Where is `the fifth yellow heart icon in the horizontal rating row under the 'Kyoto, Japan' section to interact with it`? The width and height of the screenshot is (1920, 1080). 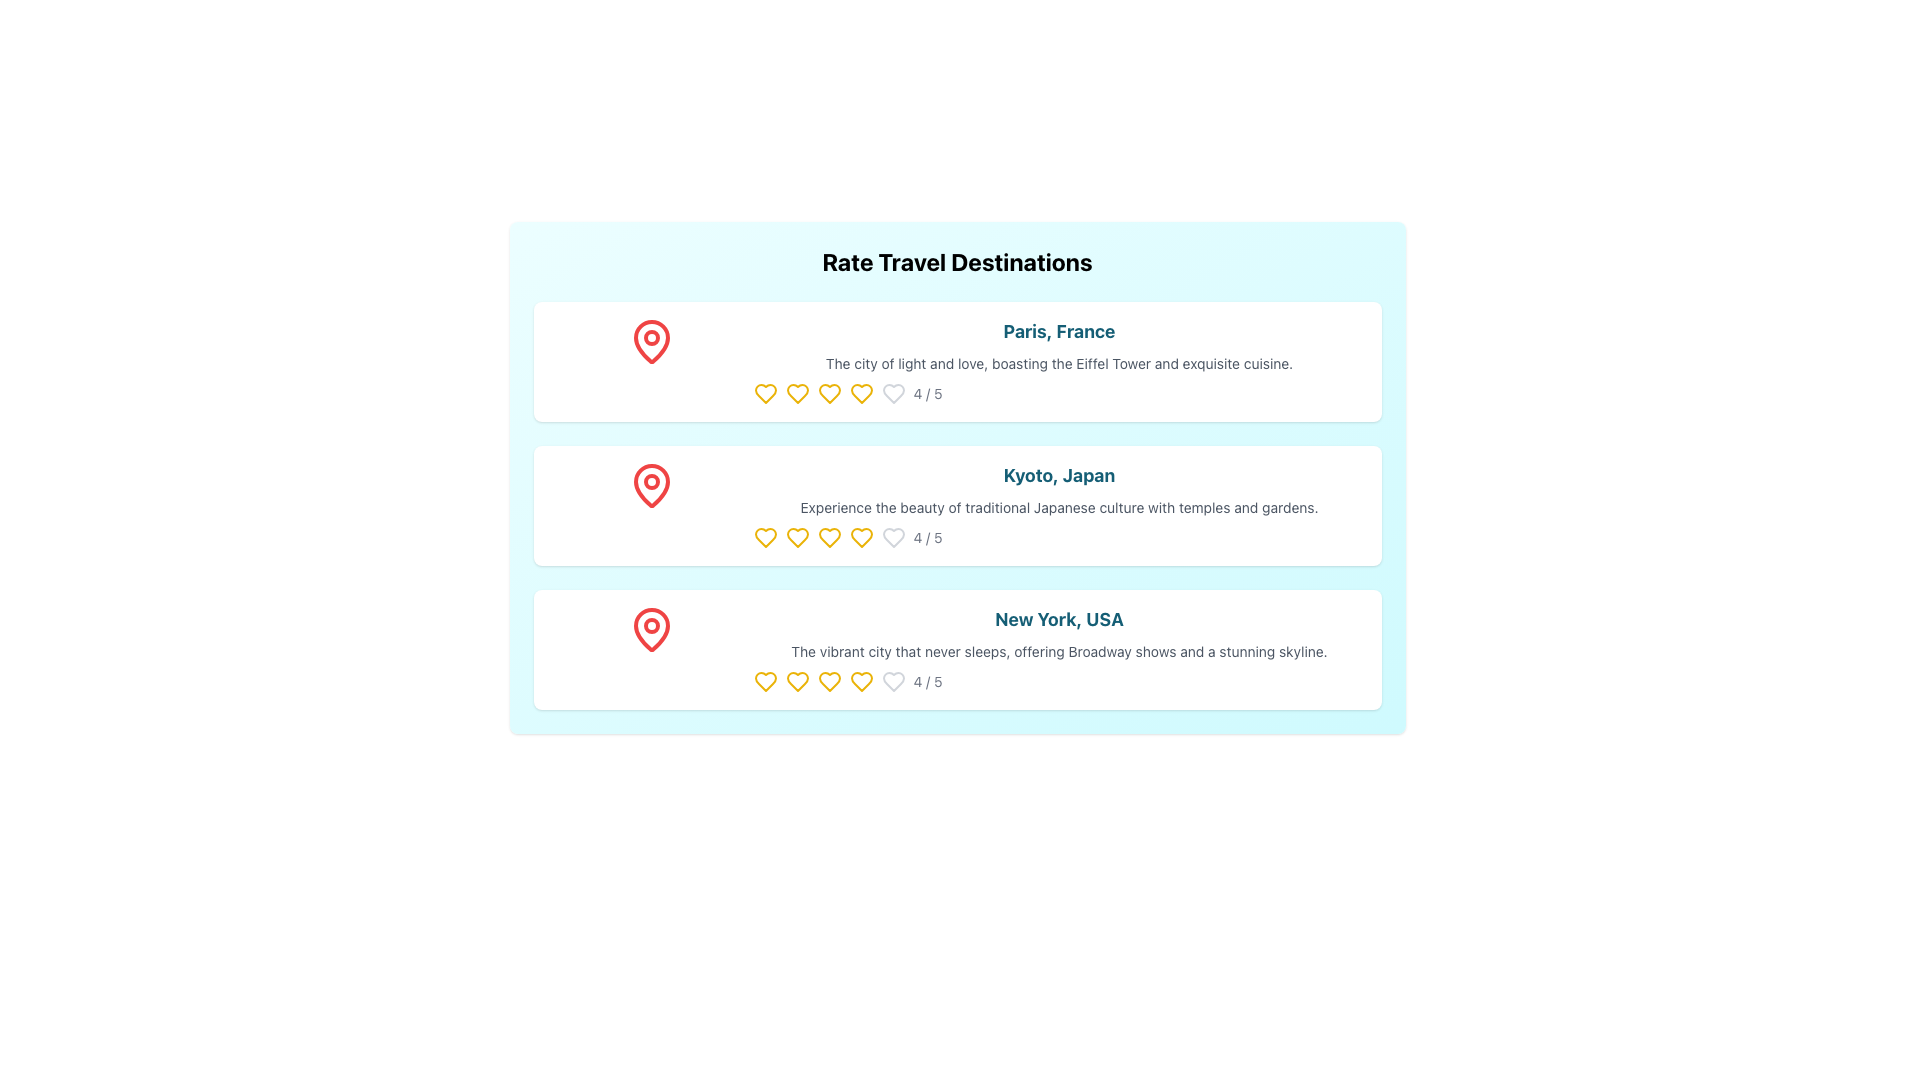 the fifth yellow heart icon in the horizontal rating row under the 'Kyoto, Japan' section to interact with it is located at coordinates (829, 536).